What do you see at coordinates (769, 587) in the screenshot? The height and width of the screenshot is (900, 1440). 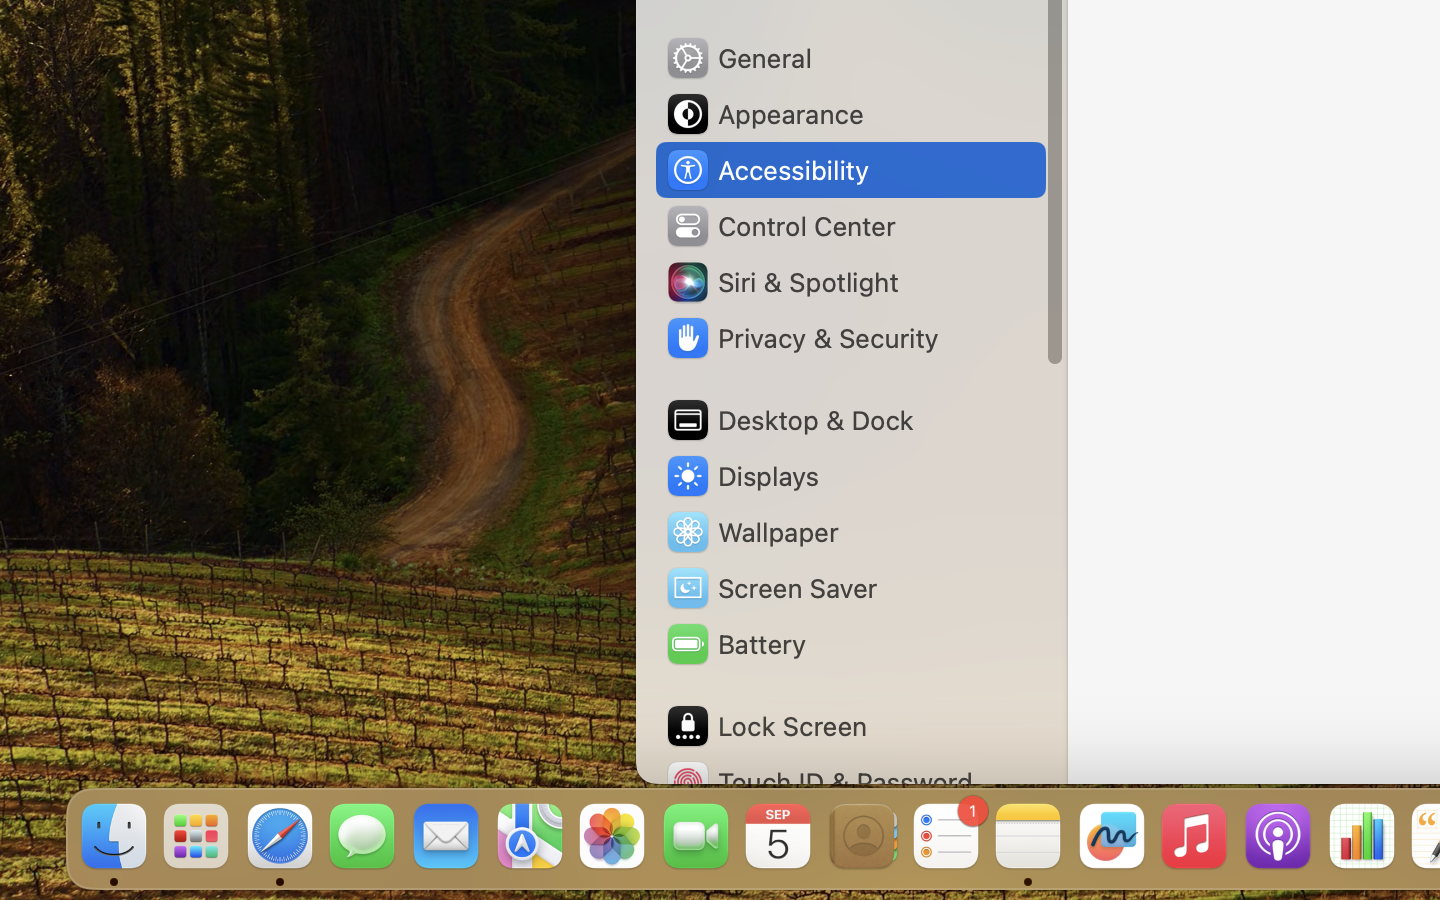 I see `'Screen Saver'` at bounding box center [769, 587].